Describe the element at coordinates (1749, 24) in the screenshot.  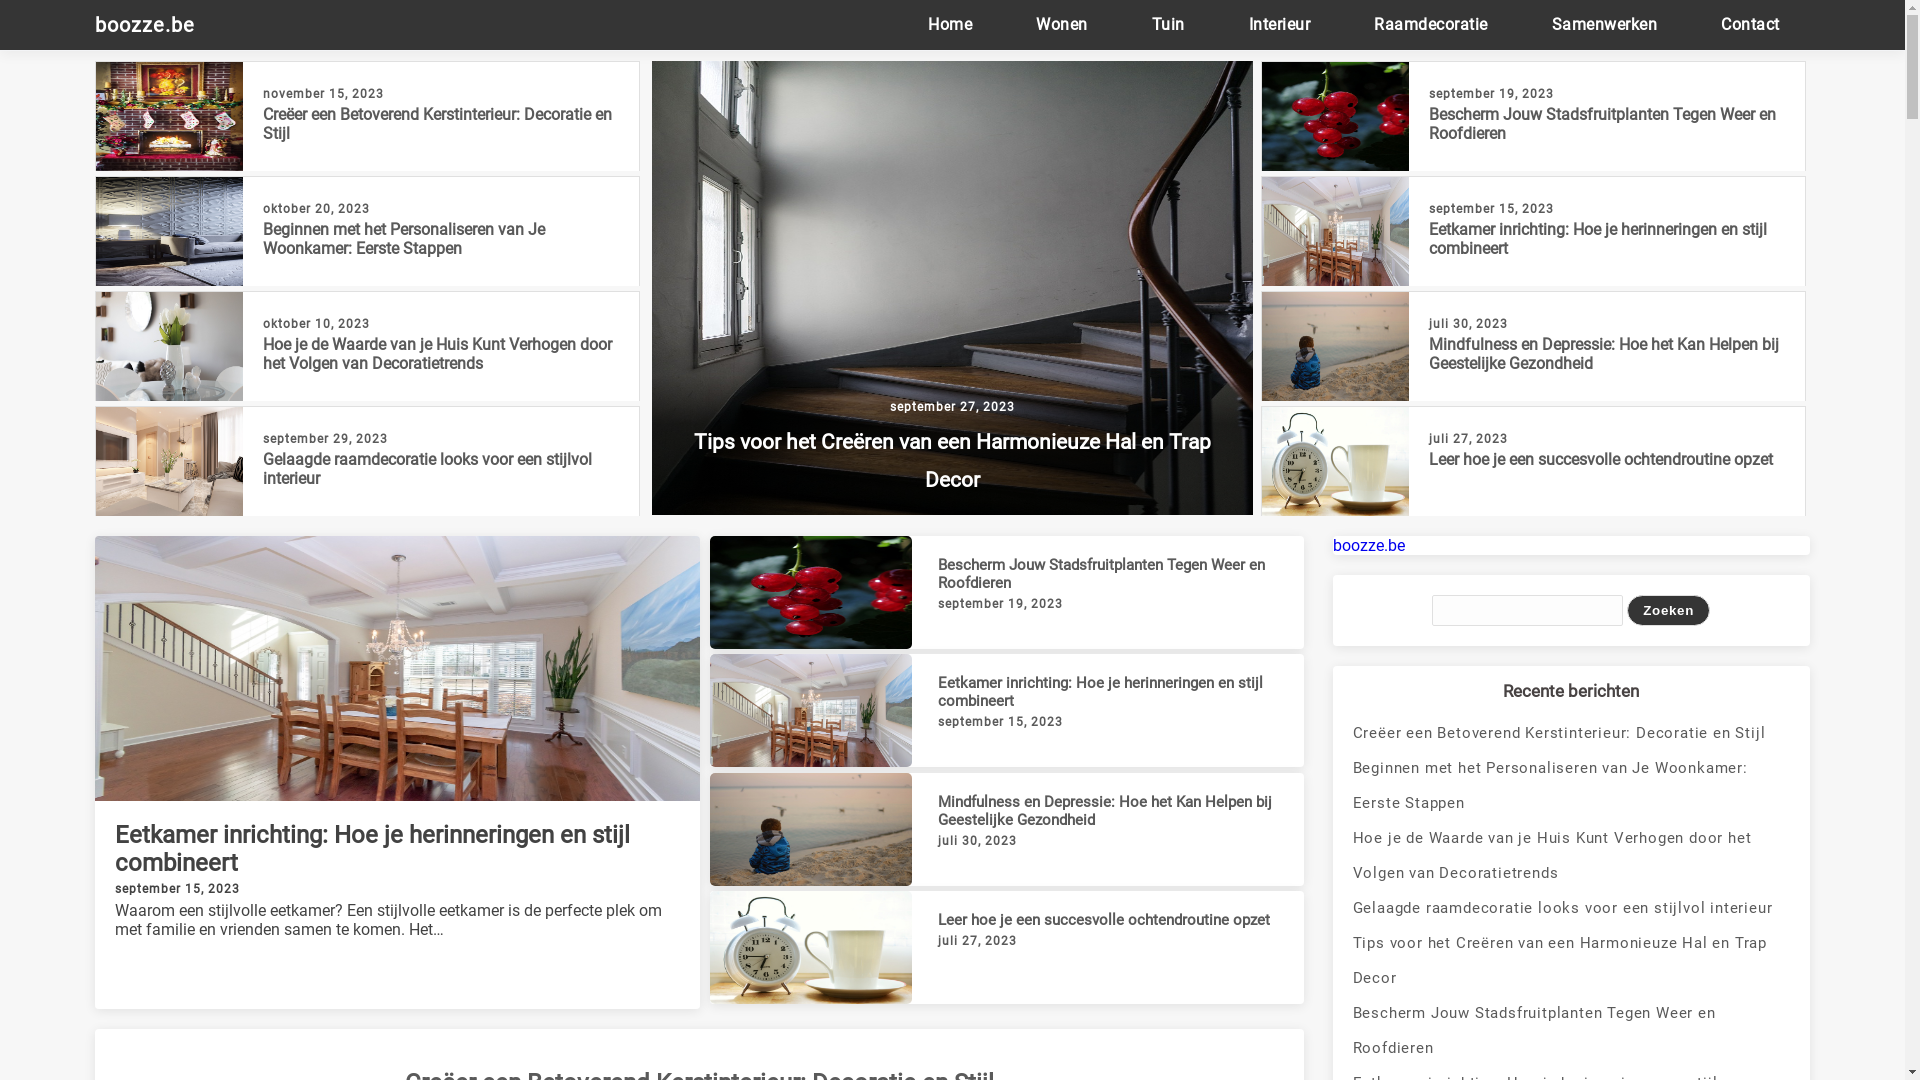
I see `'Contact'` at that location.